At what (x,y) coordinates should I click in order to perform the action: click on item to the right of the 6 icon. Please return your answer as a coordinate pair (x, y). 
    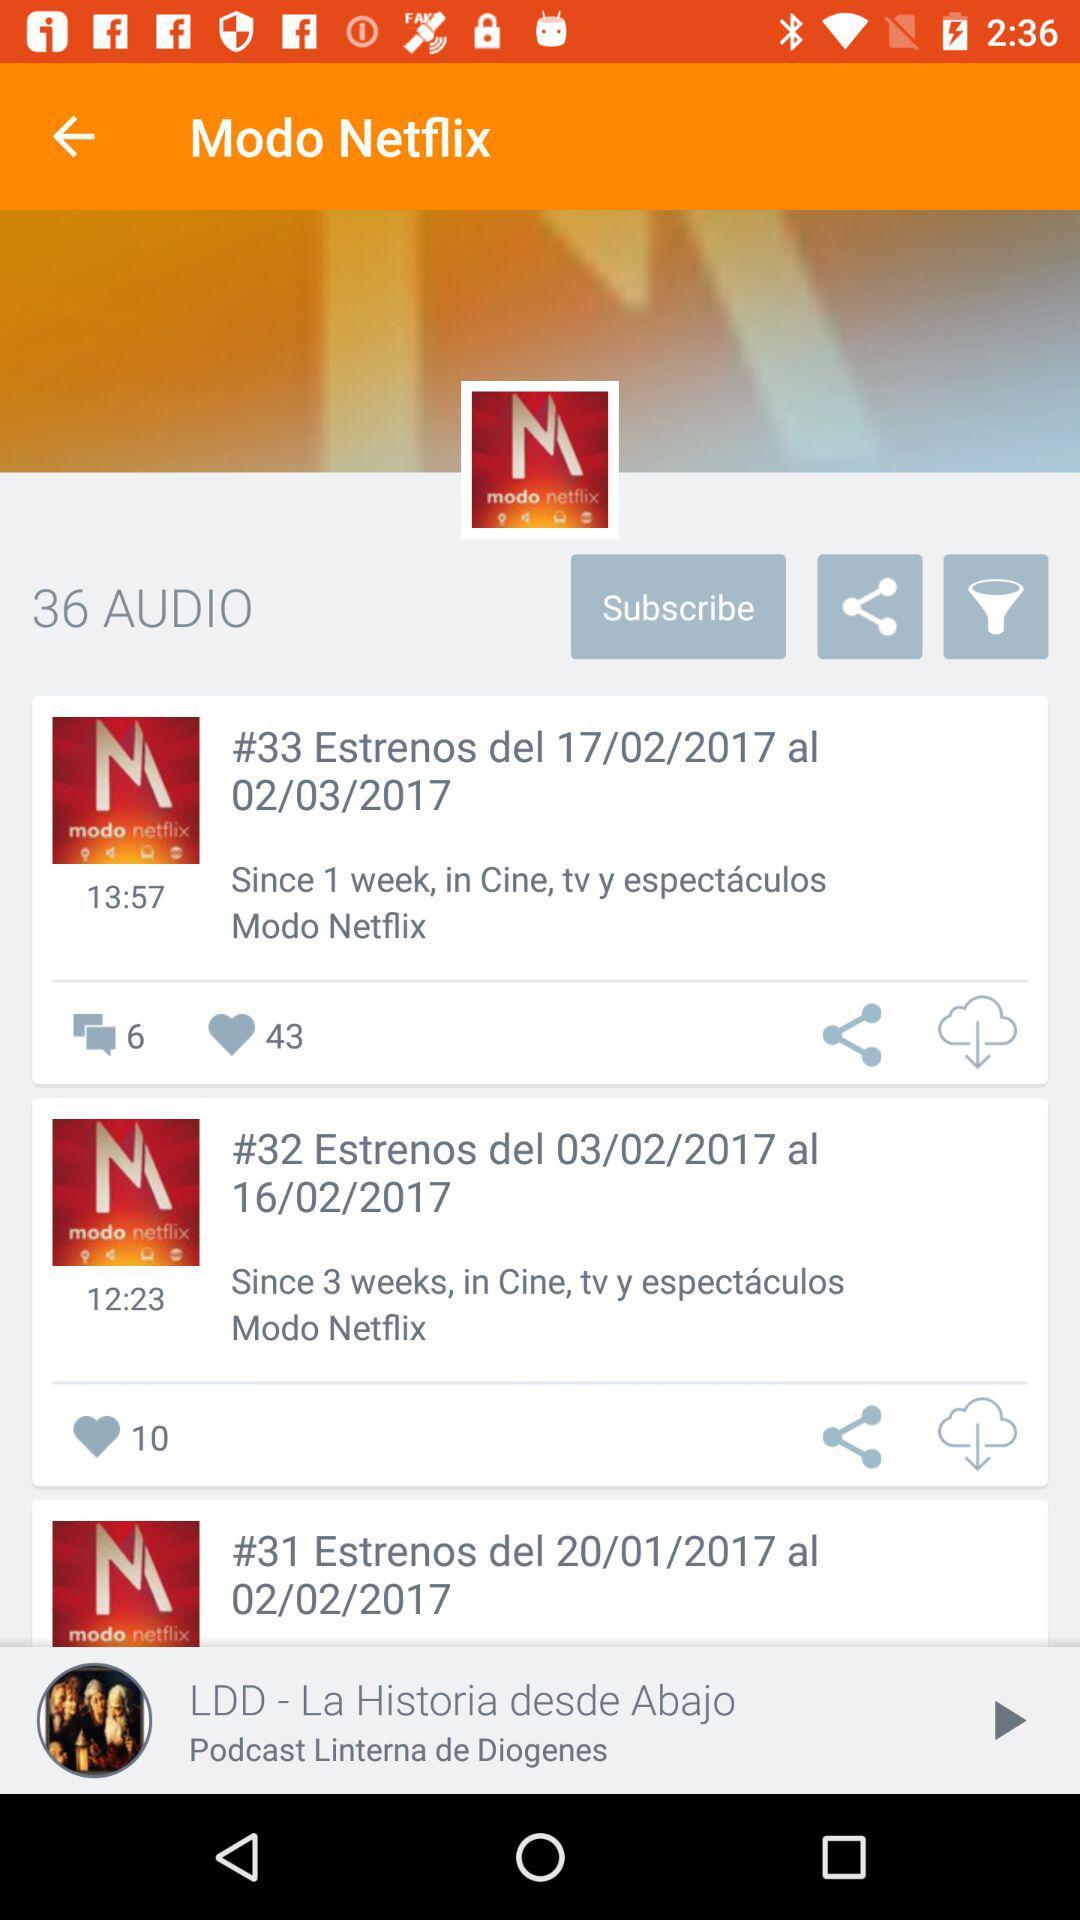
    Looking at the image, I should click on (255, 1035).